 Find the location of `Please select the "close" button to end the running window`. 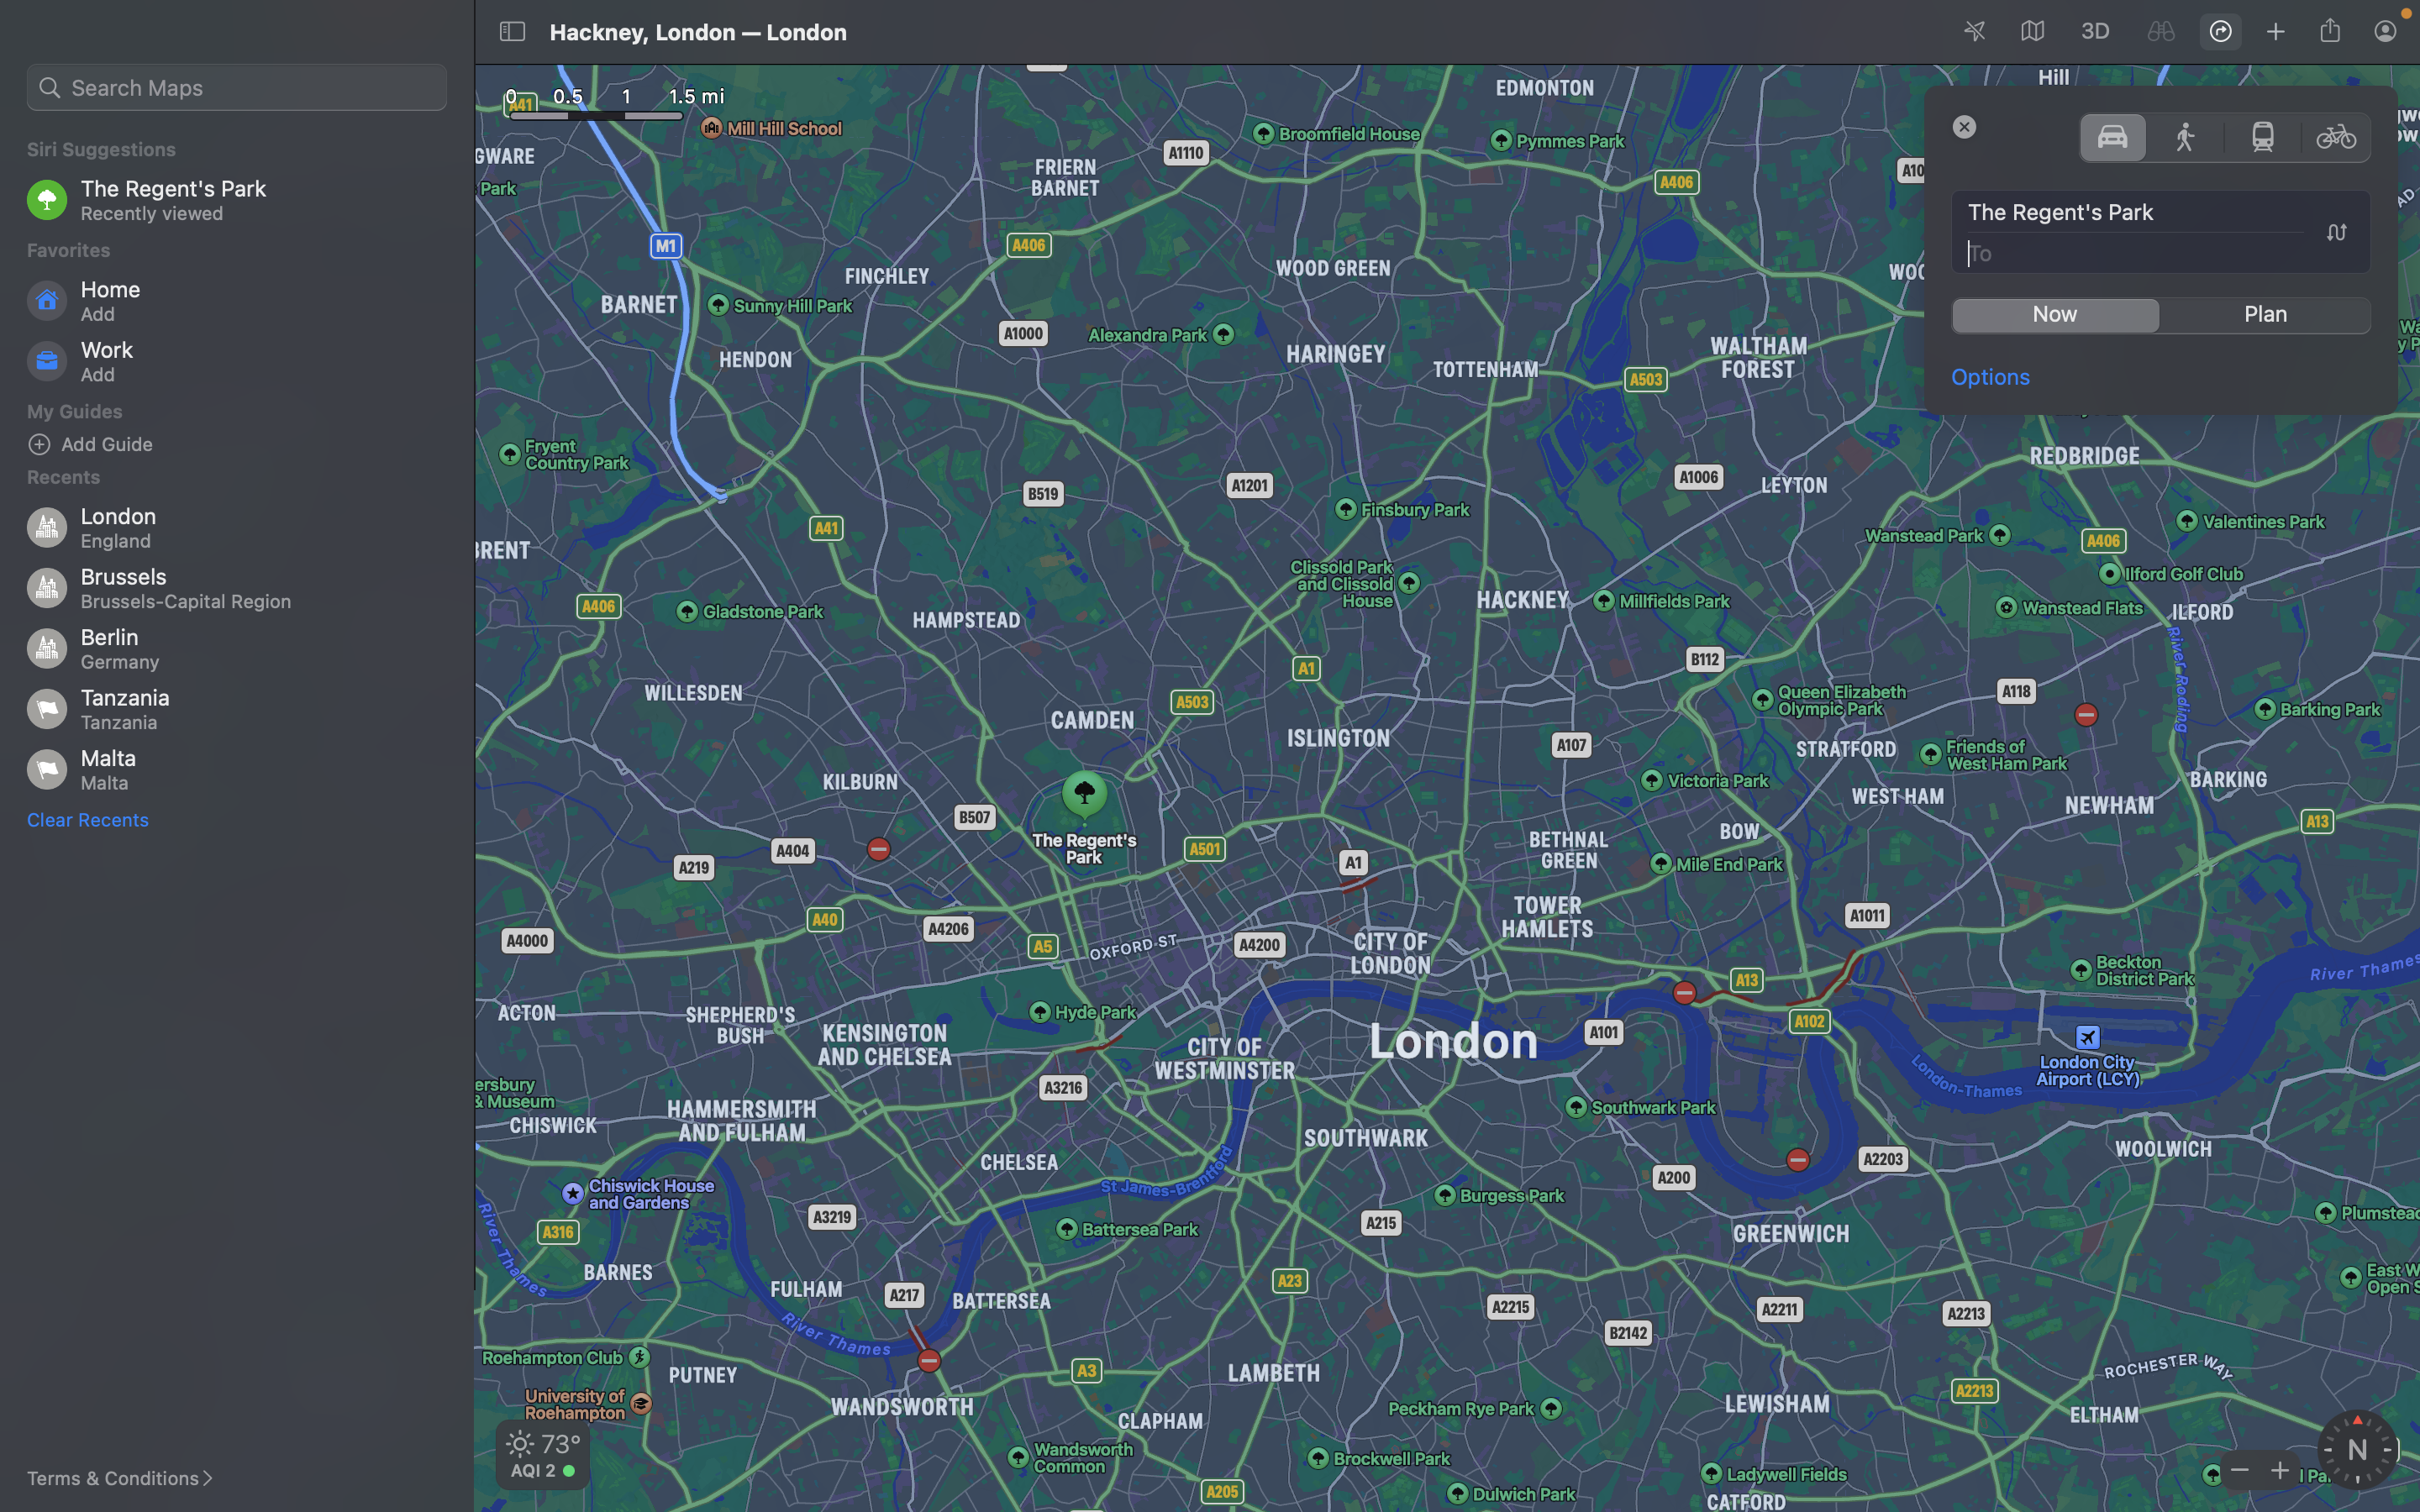

Please select the "close" button to end the running window is located at coordinates (1965, 125).